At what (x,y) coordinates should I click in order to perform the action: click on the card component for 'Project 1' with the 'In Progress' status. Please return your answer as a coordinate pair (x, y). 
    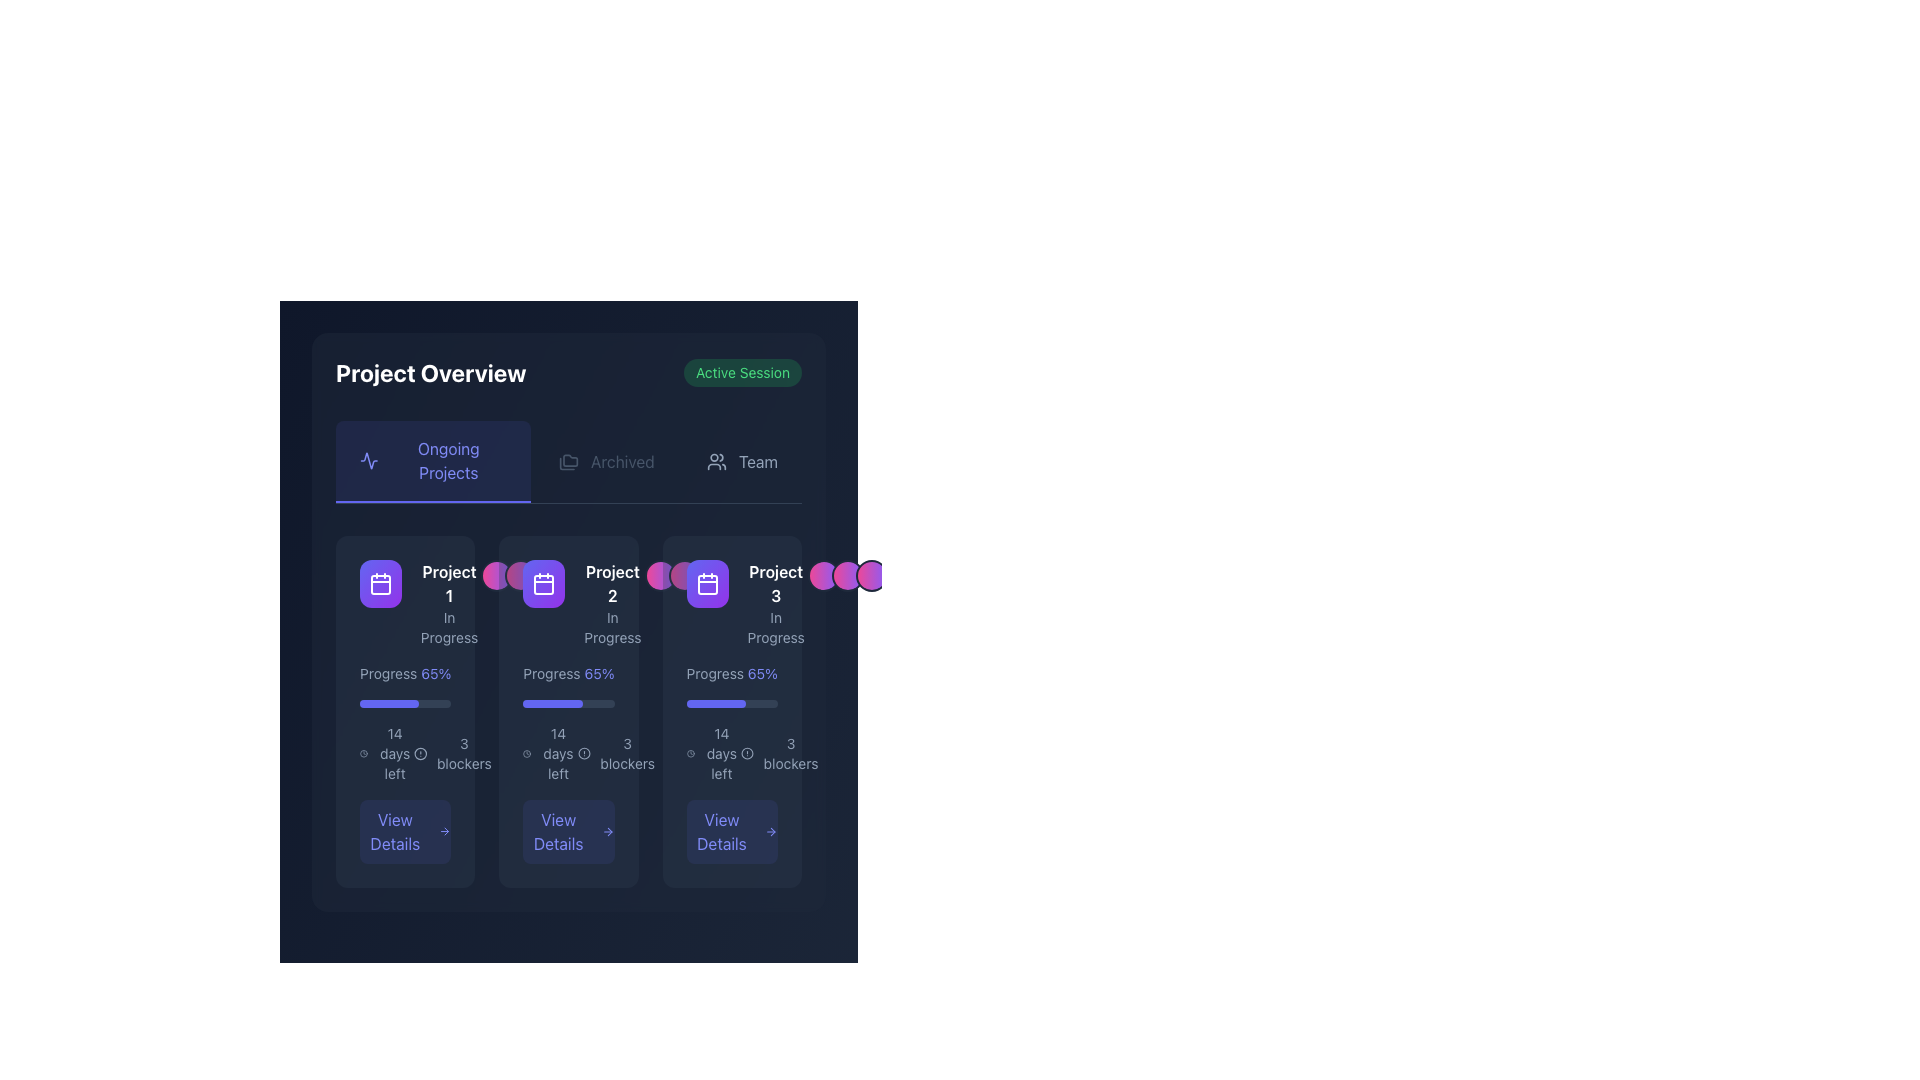
    Looking at the image, I should click on (419, 603).